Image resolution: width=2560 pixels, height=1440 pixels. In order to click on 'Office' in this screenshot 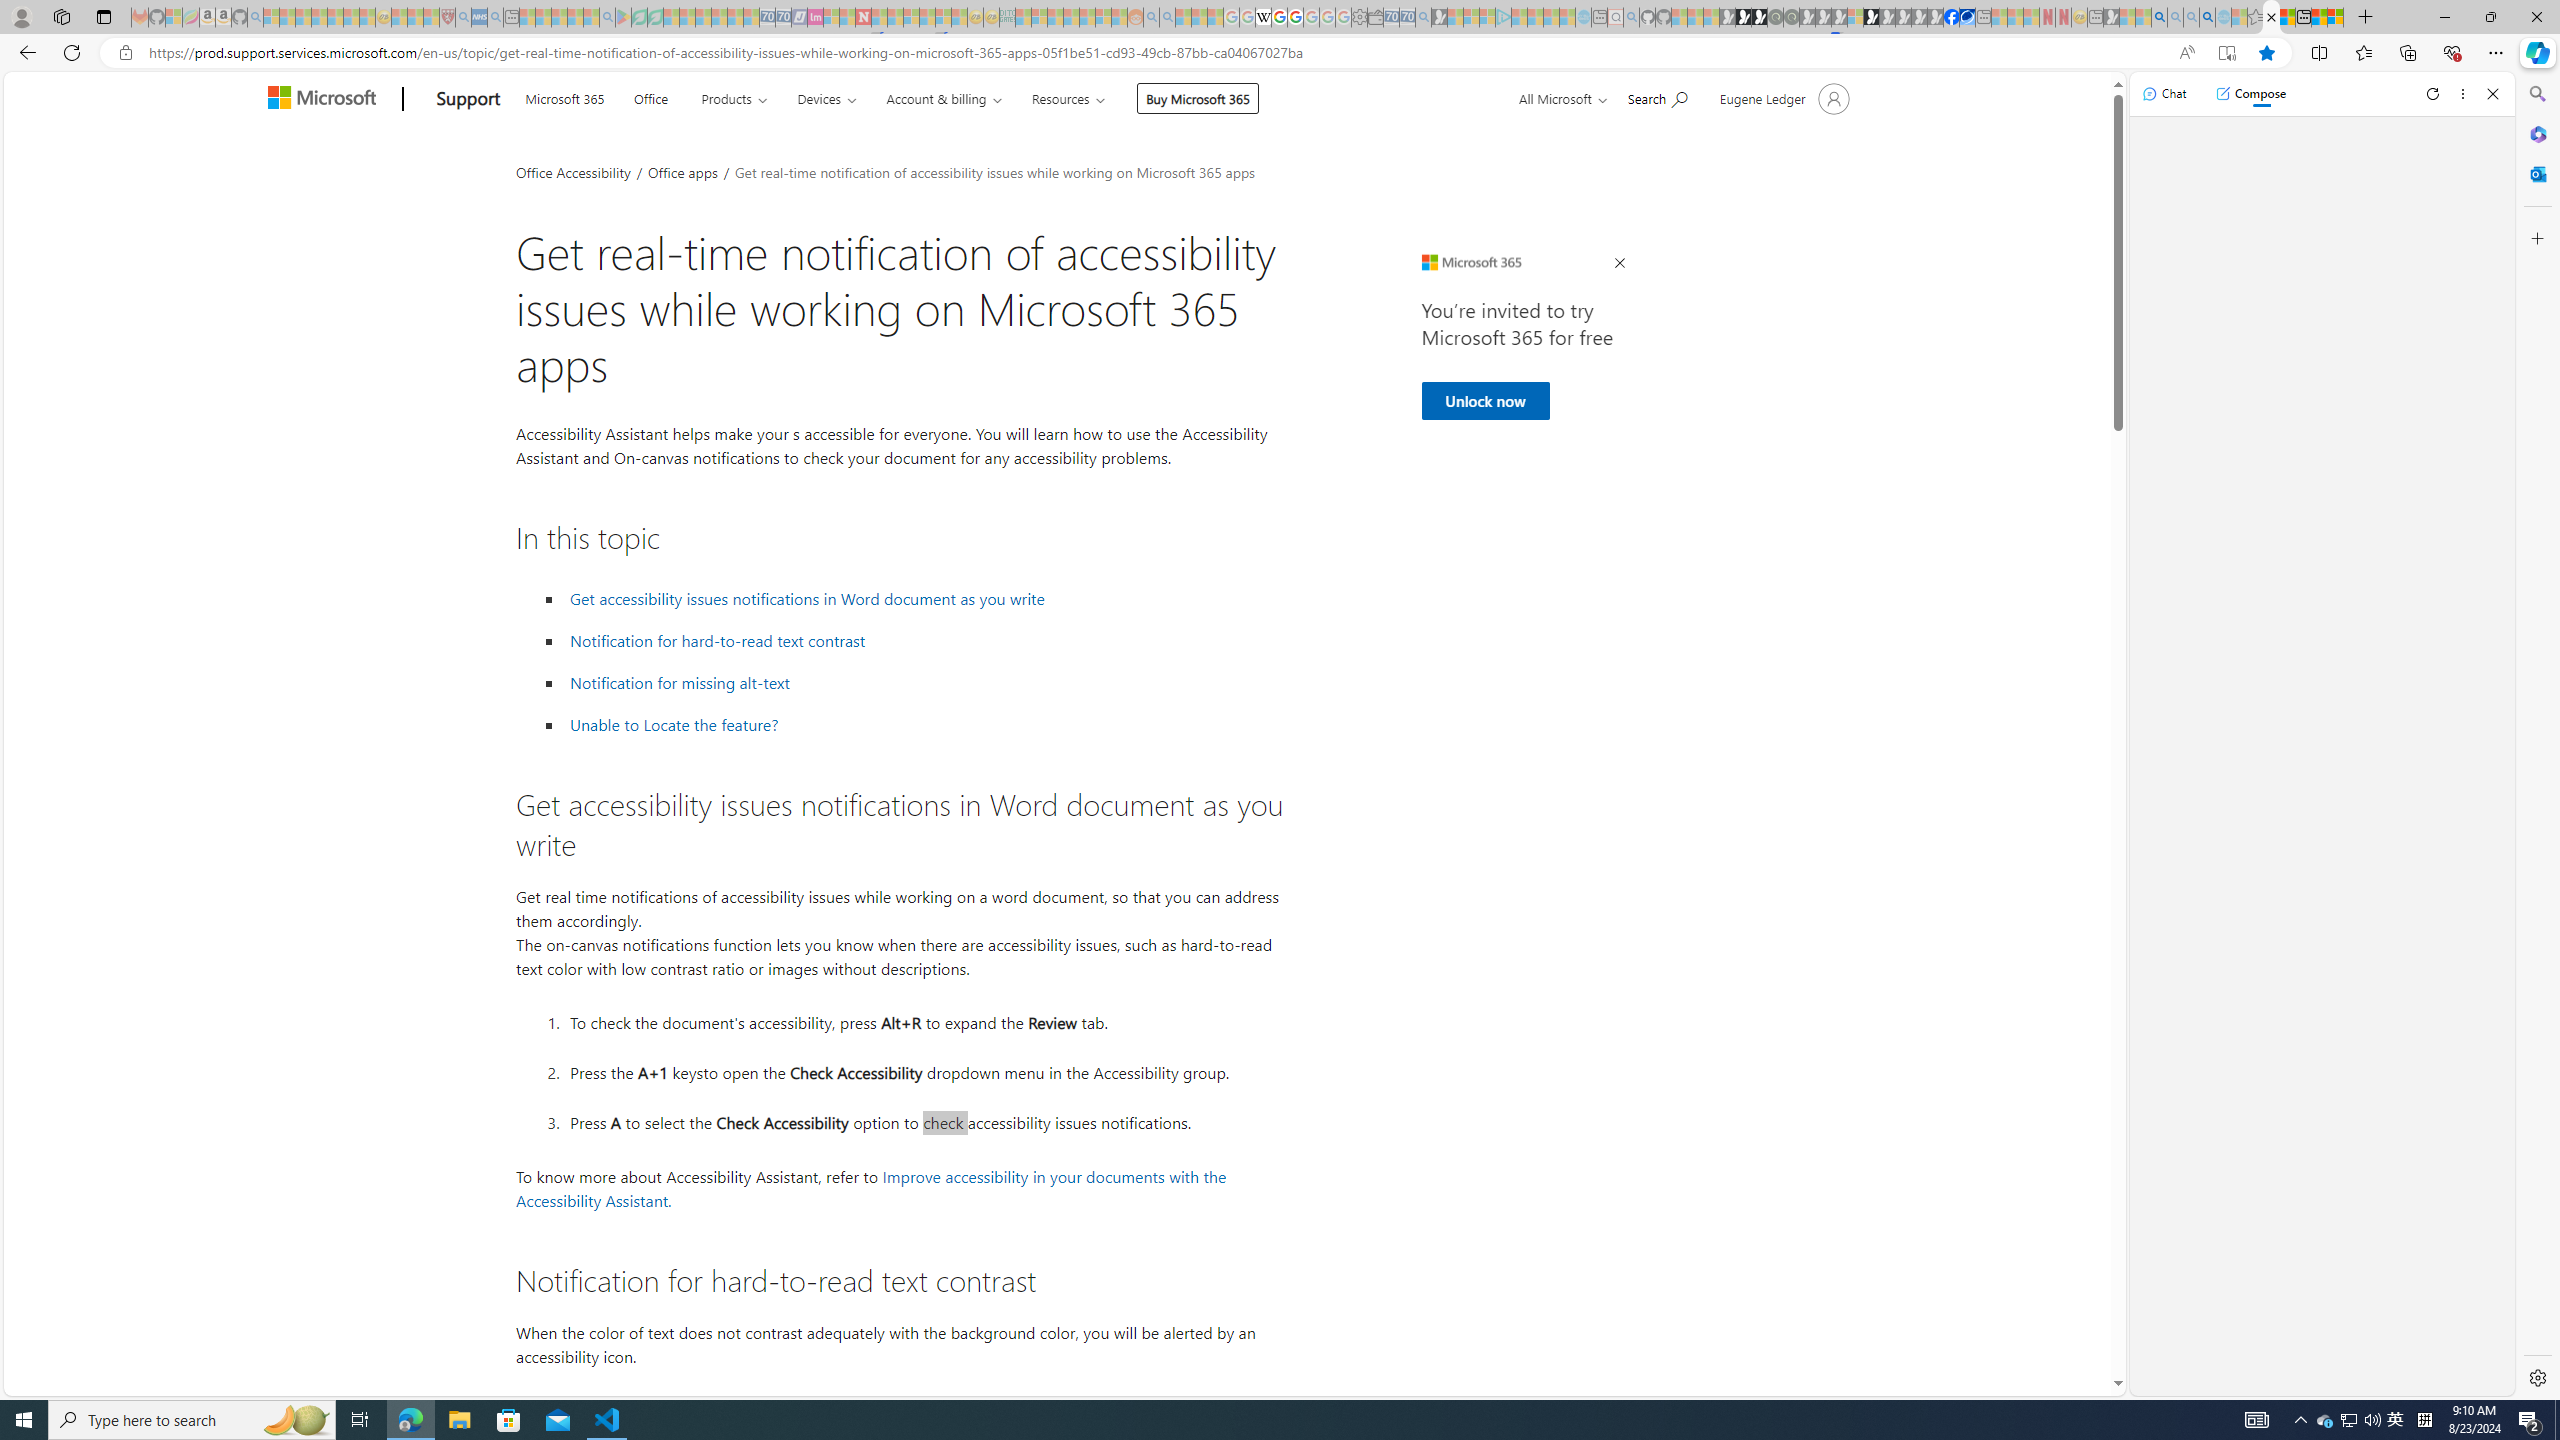, I will do `click(649, 96)`.